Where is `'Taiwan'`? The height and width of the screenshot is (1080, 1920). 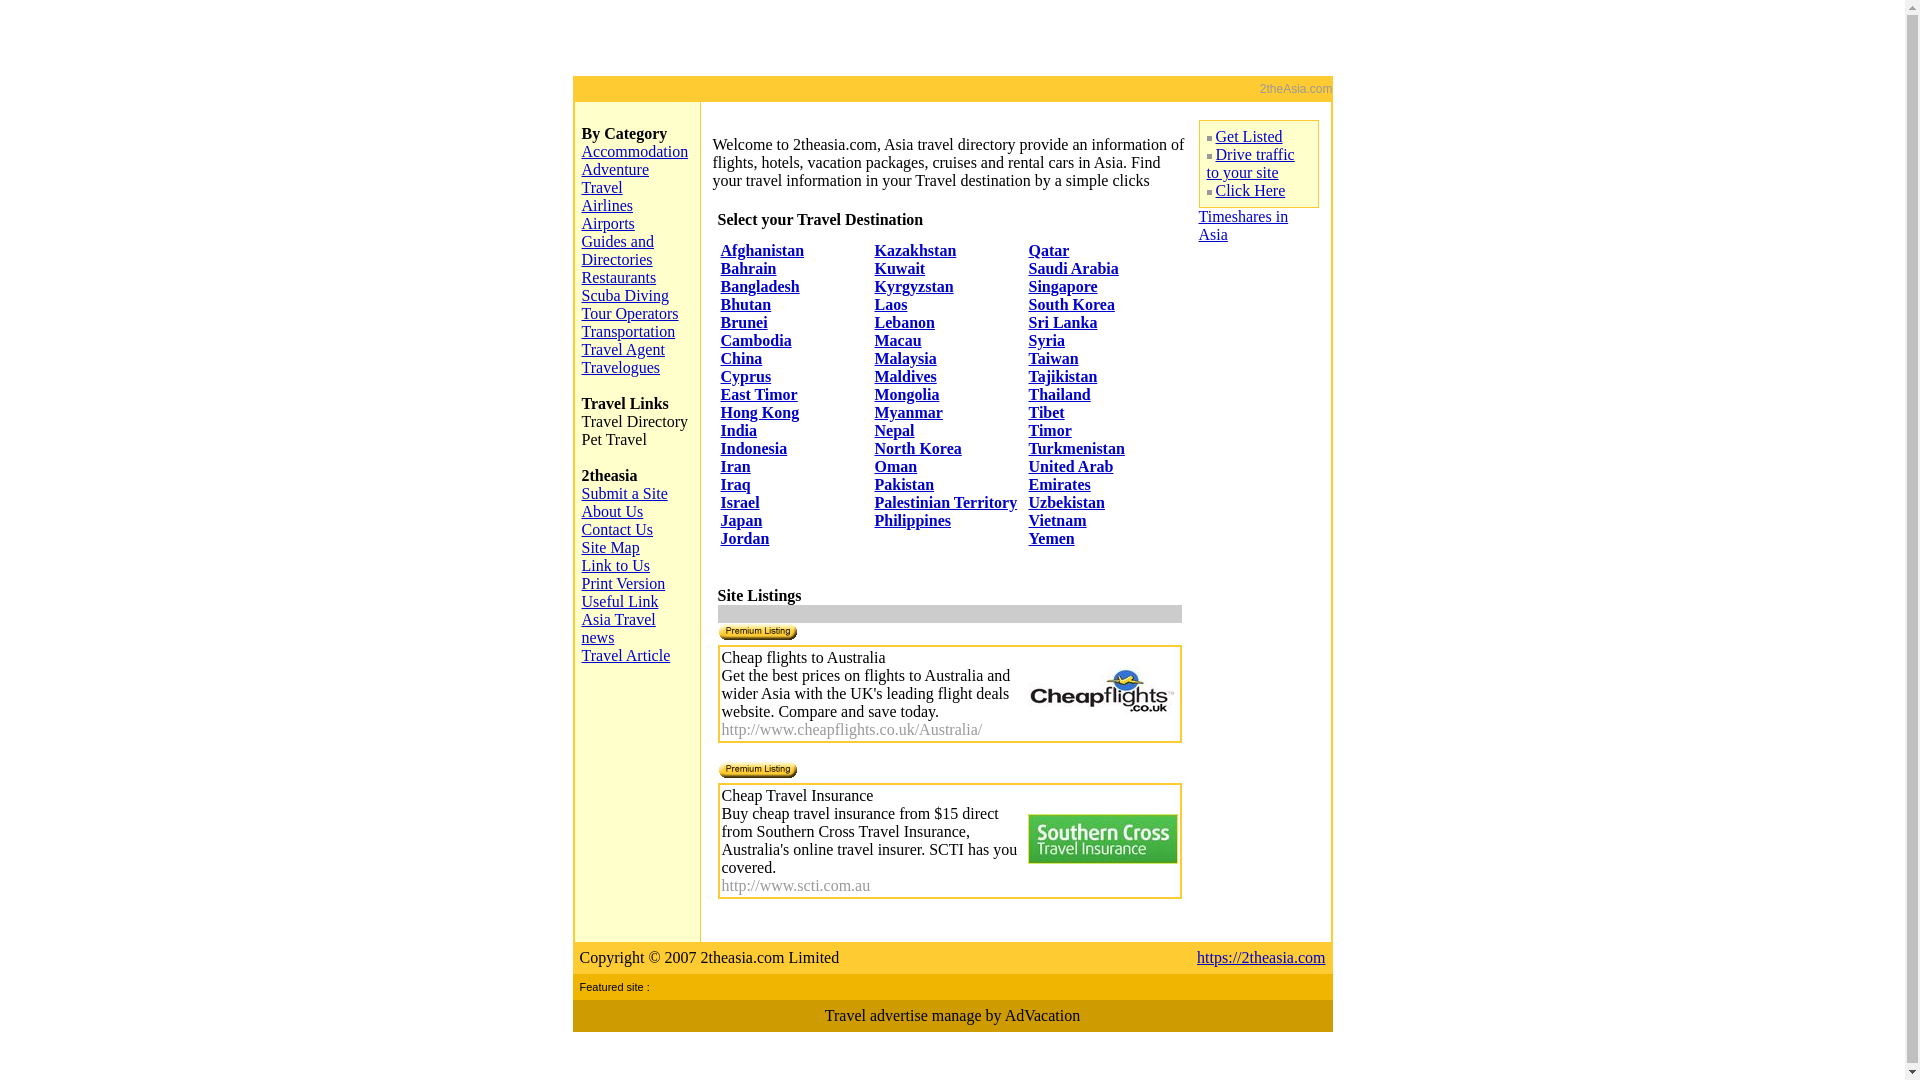
'Taiwan' is located at coordinates (1051, 357).